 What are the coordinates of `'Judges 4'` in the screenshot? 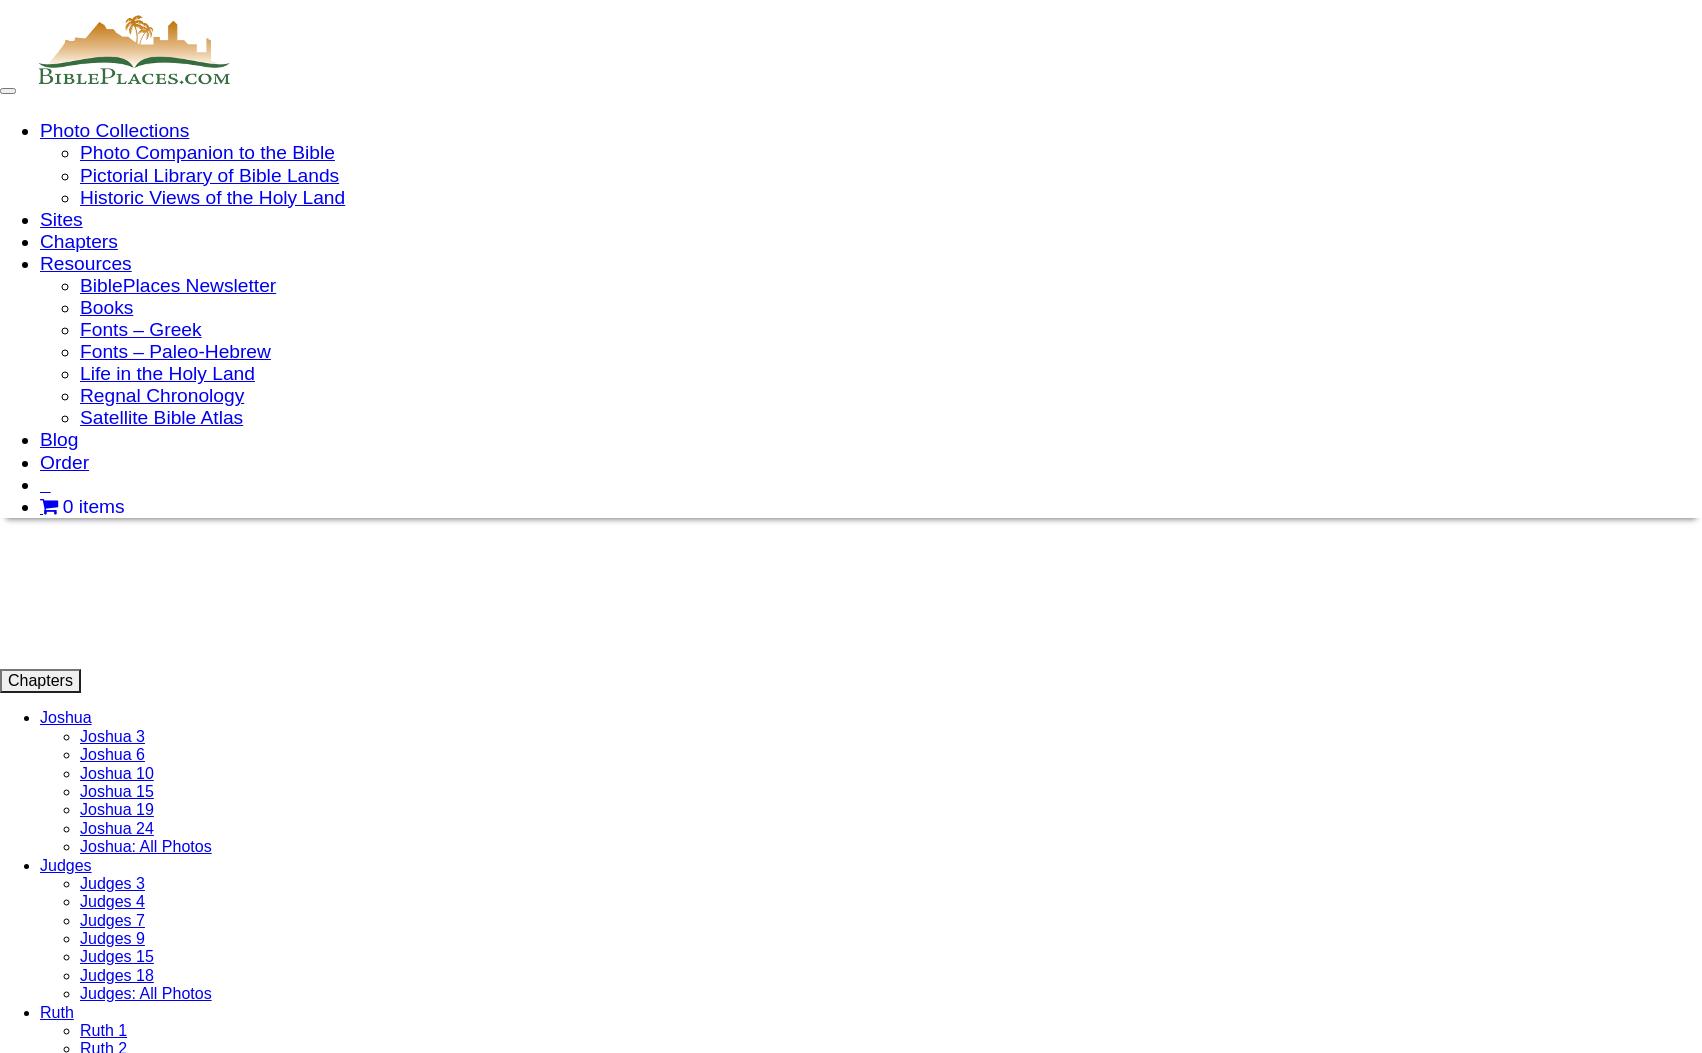 It's located at (111, 901).